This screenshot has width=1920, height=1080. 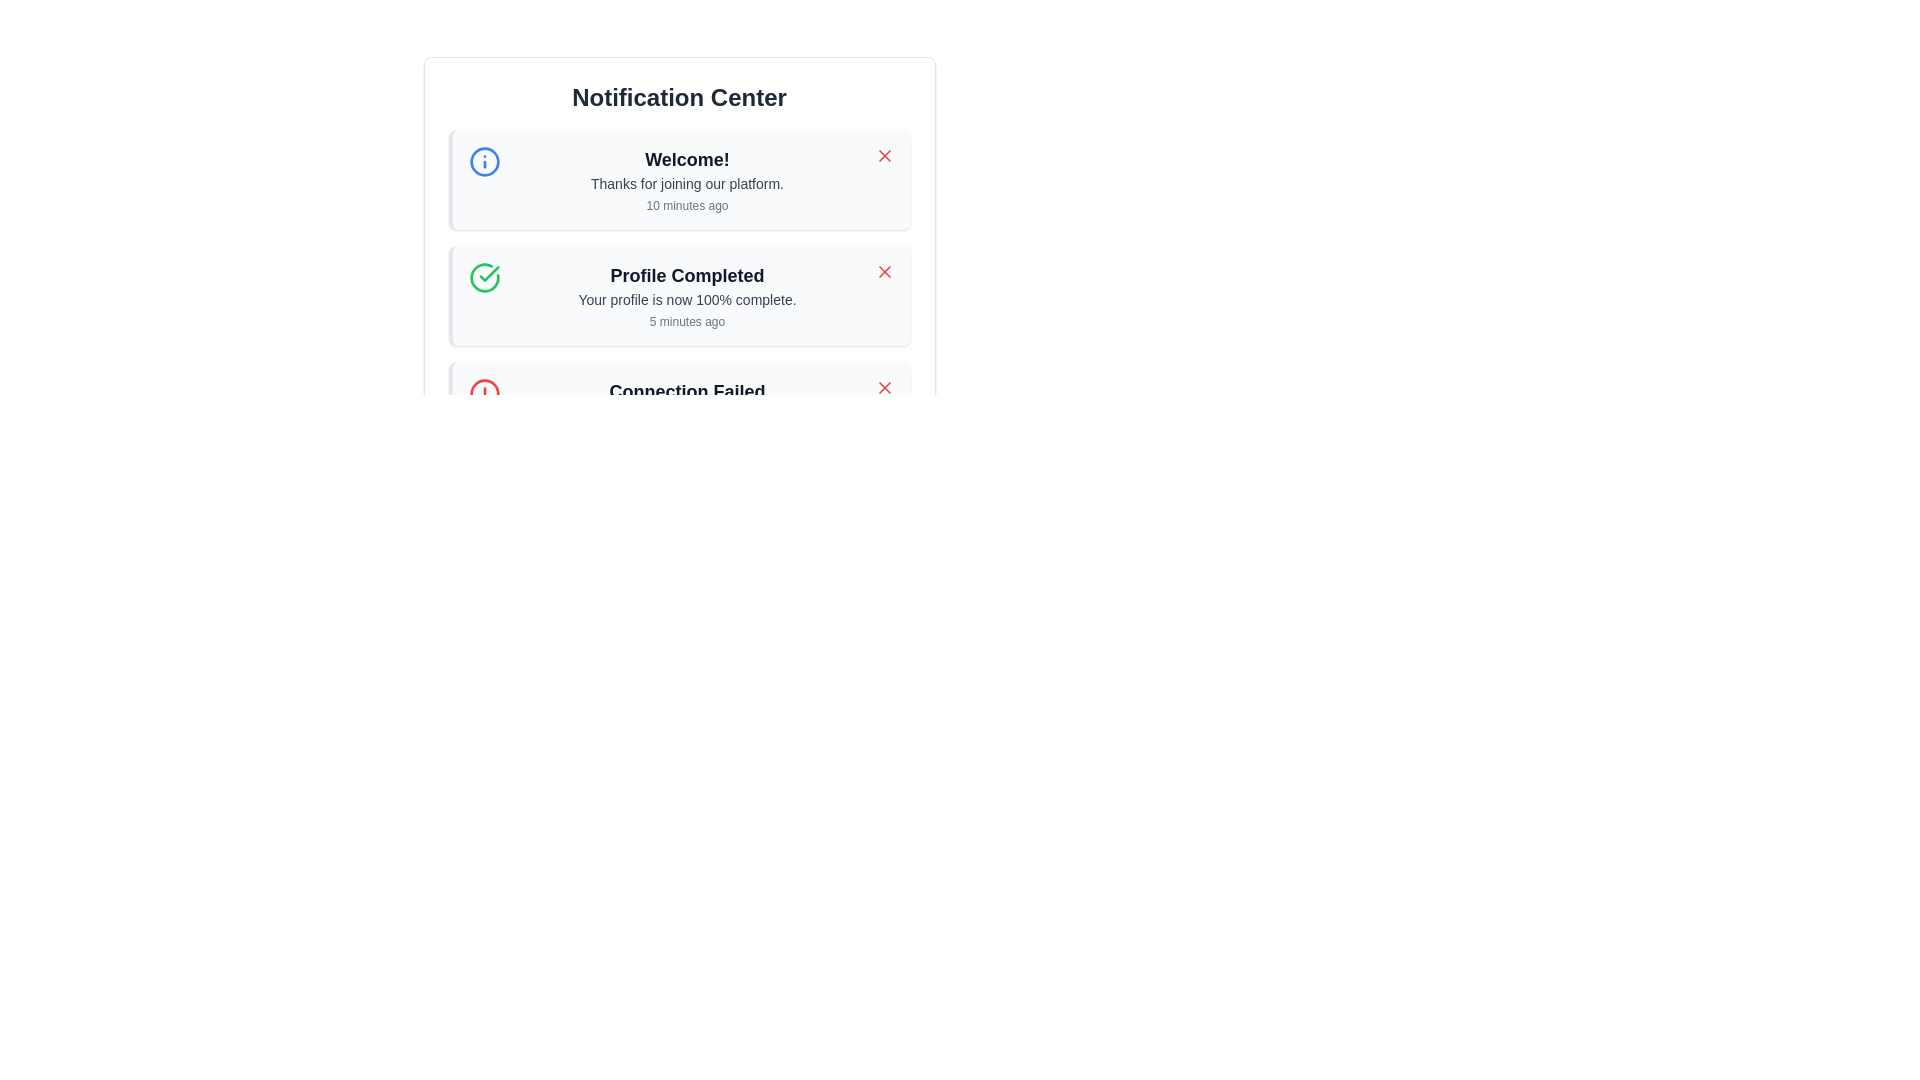 What do you see at coordinates (687, 411) in the screenshot?
I see `the textual notification entry that indicates 'Connection Failed', which is styled in gray and located in the lower half of the notification panel` at bounding box center [687, 411].